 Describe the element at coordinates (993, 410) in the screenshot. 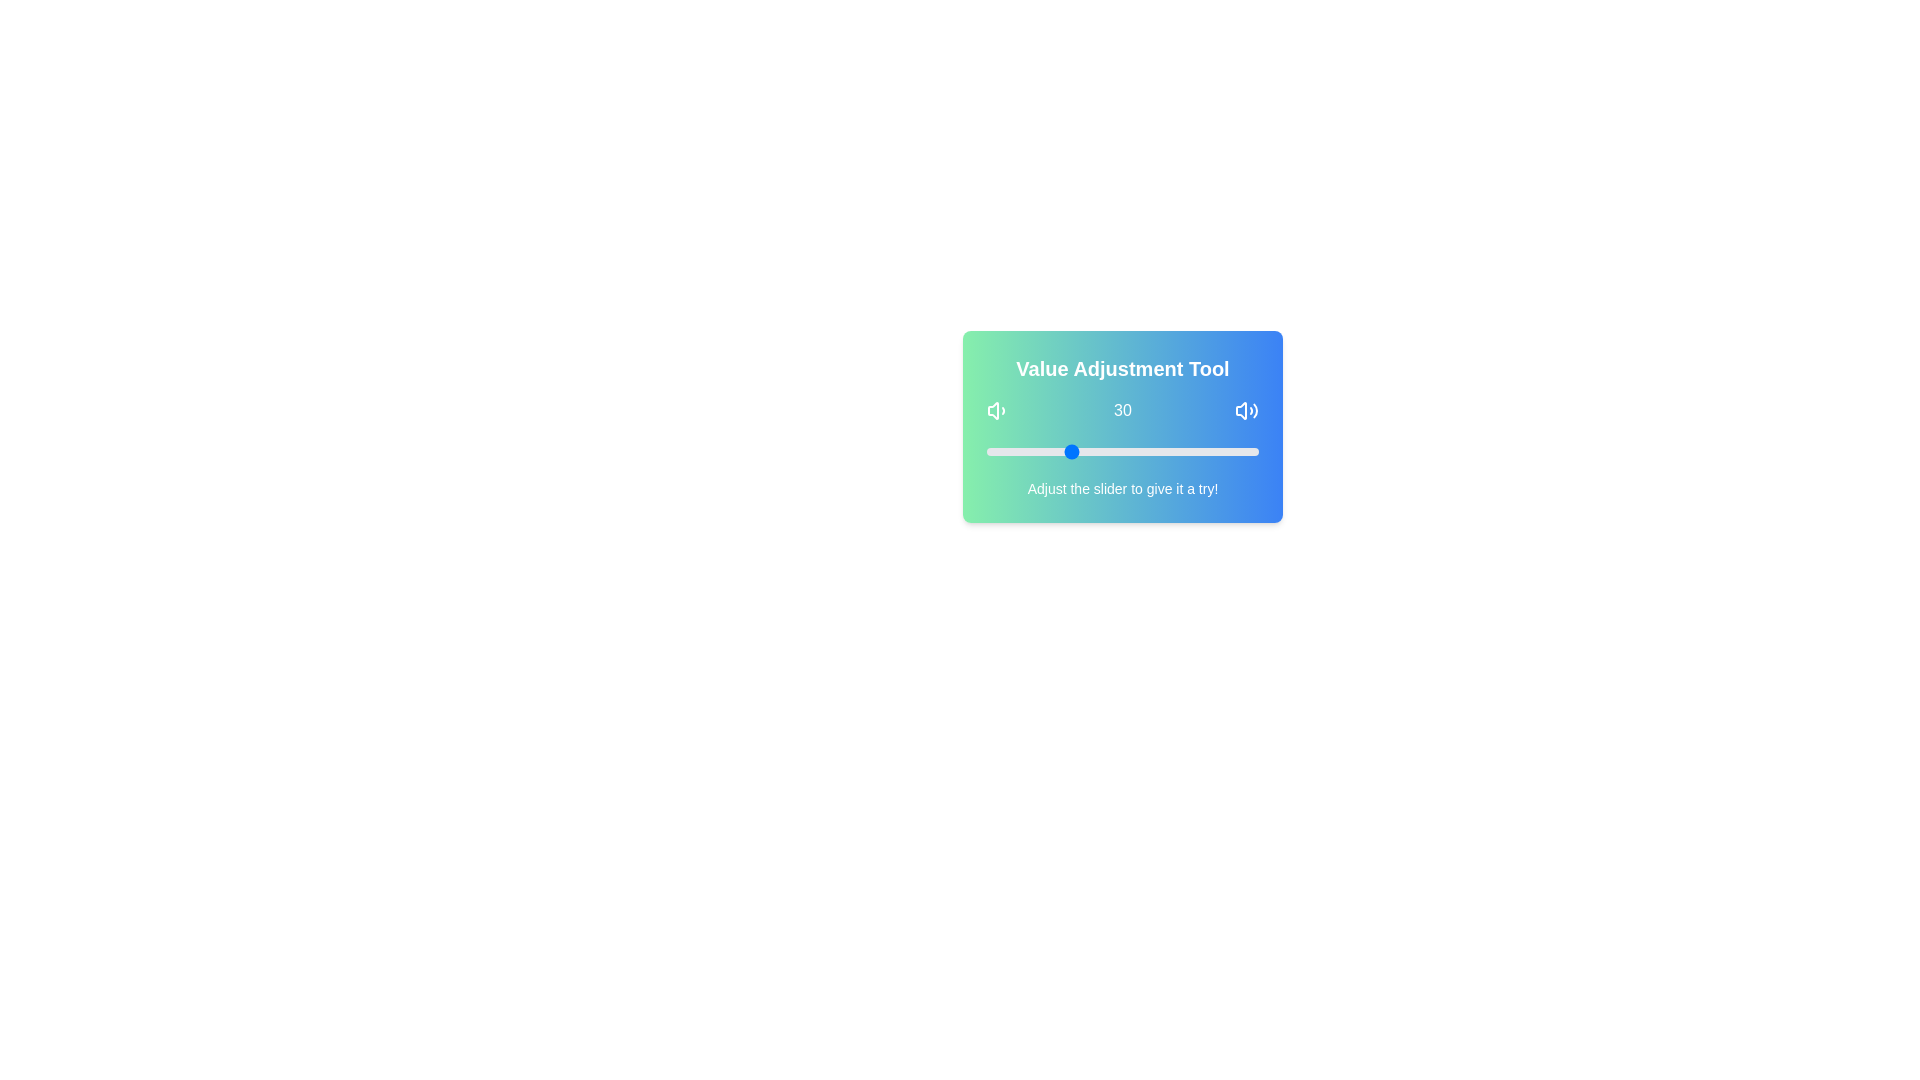

I see `the muted speaker icon located on the left side of the volume adjustment tool interface` at that location.